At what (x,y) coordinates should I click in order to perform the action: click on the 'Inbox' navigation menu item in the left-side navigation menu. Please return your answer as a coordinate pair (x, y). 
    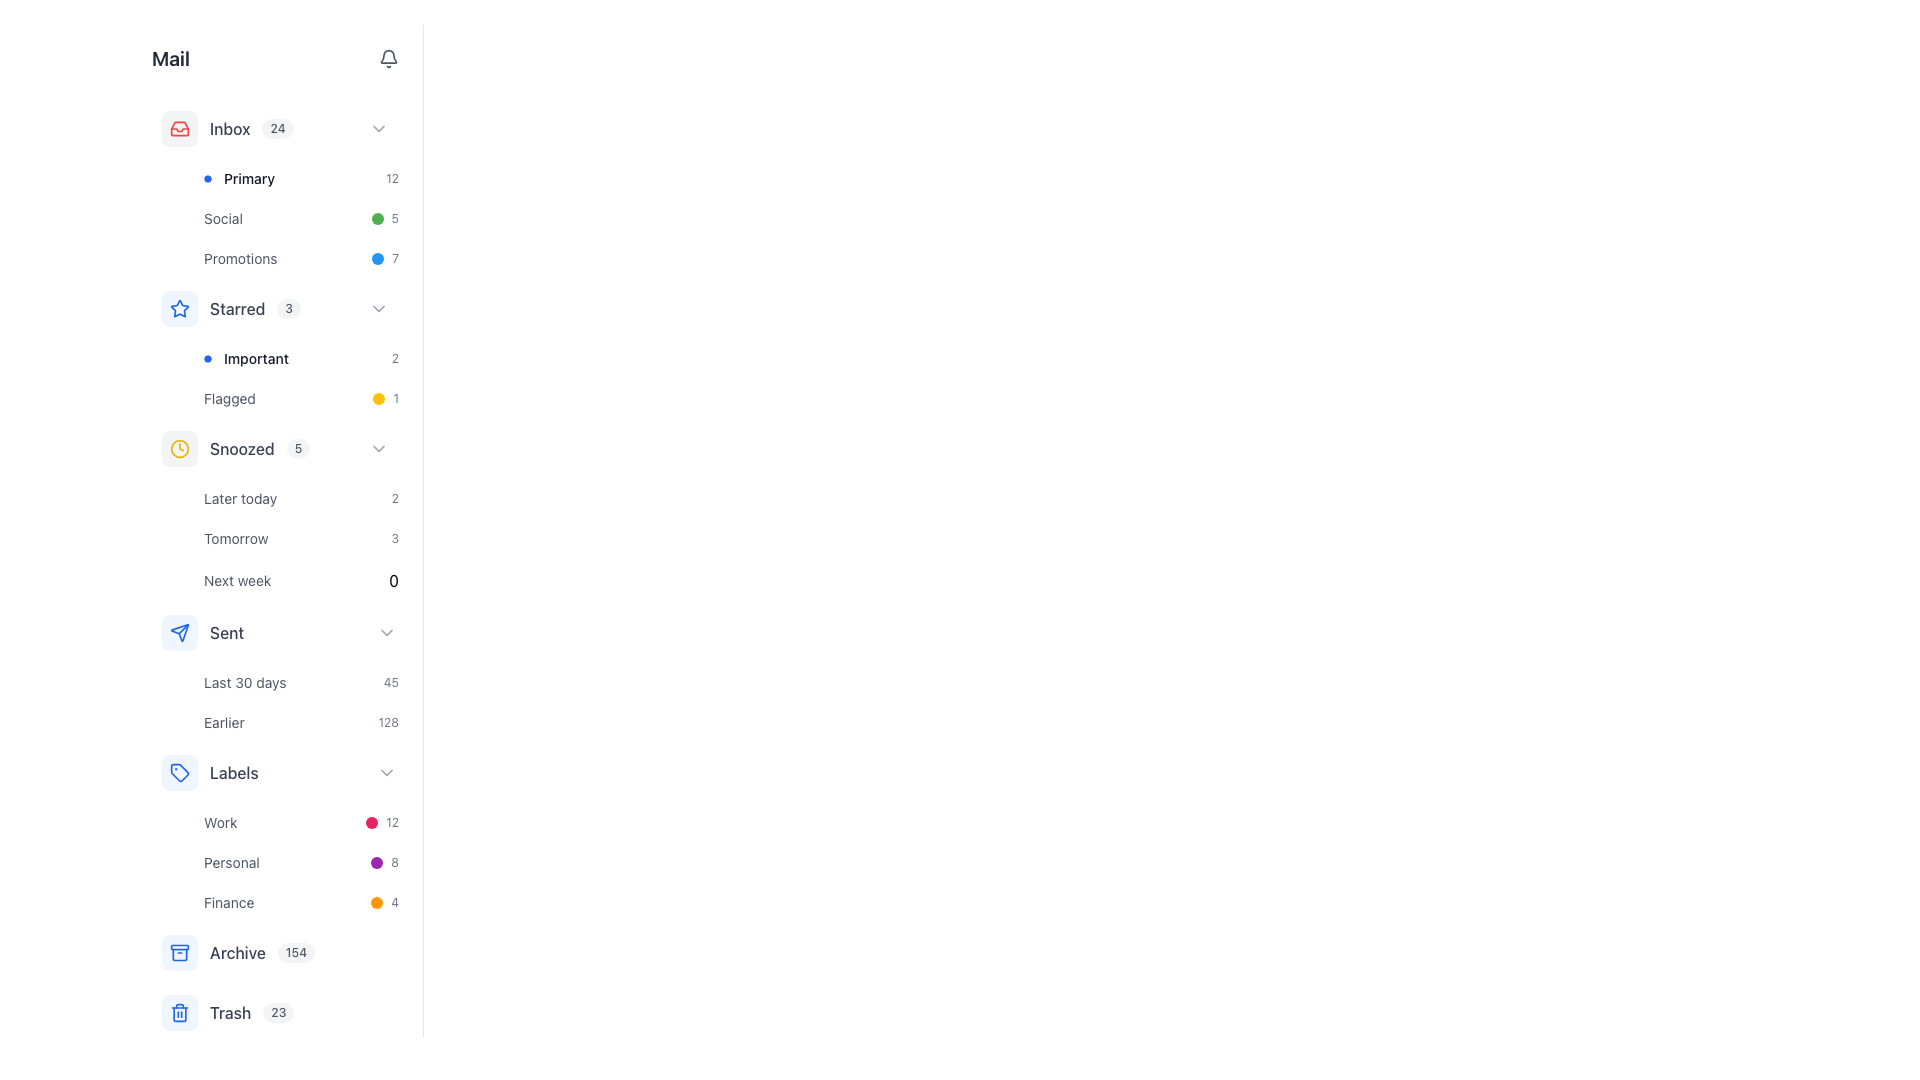
    Looking at the image, I should click on (227, 128).